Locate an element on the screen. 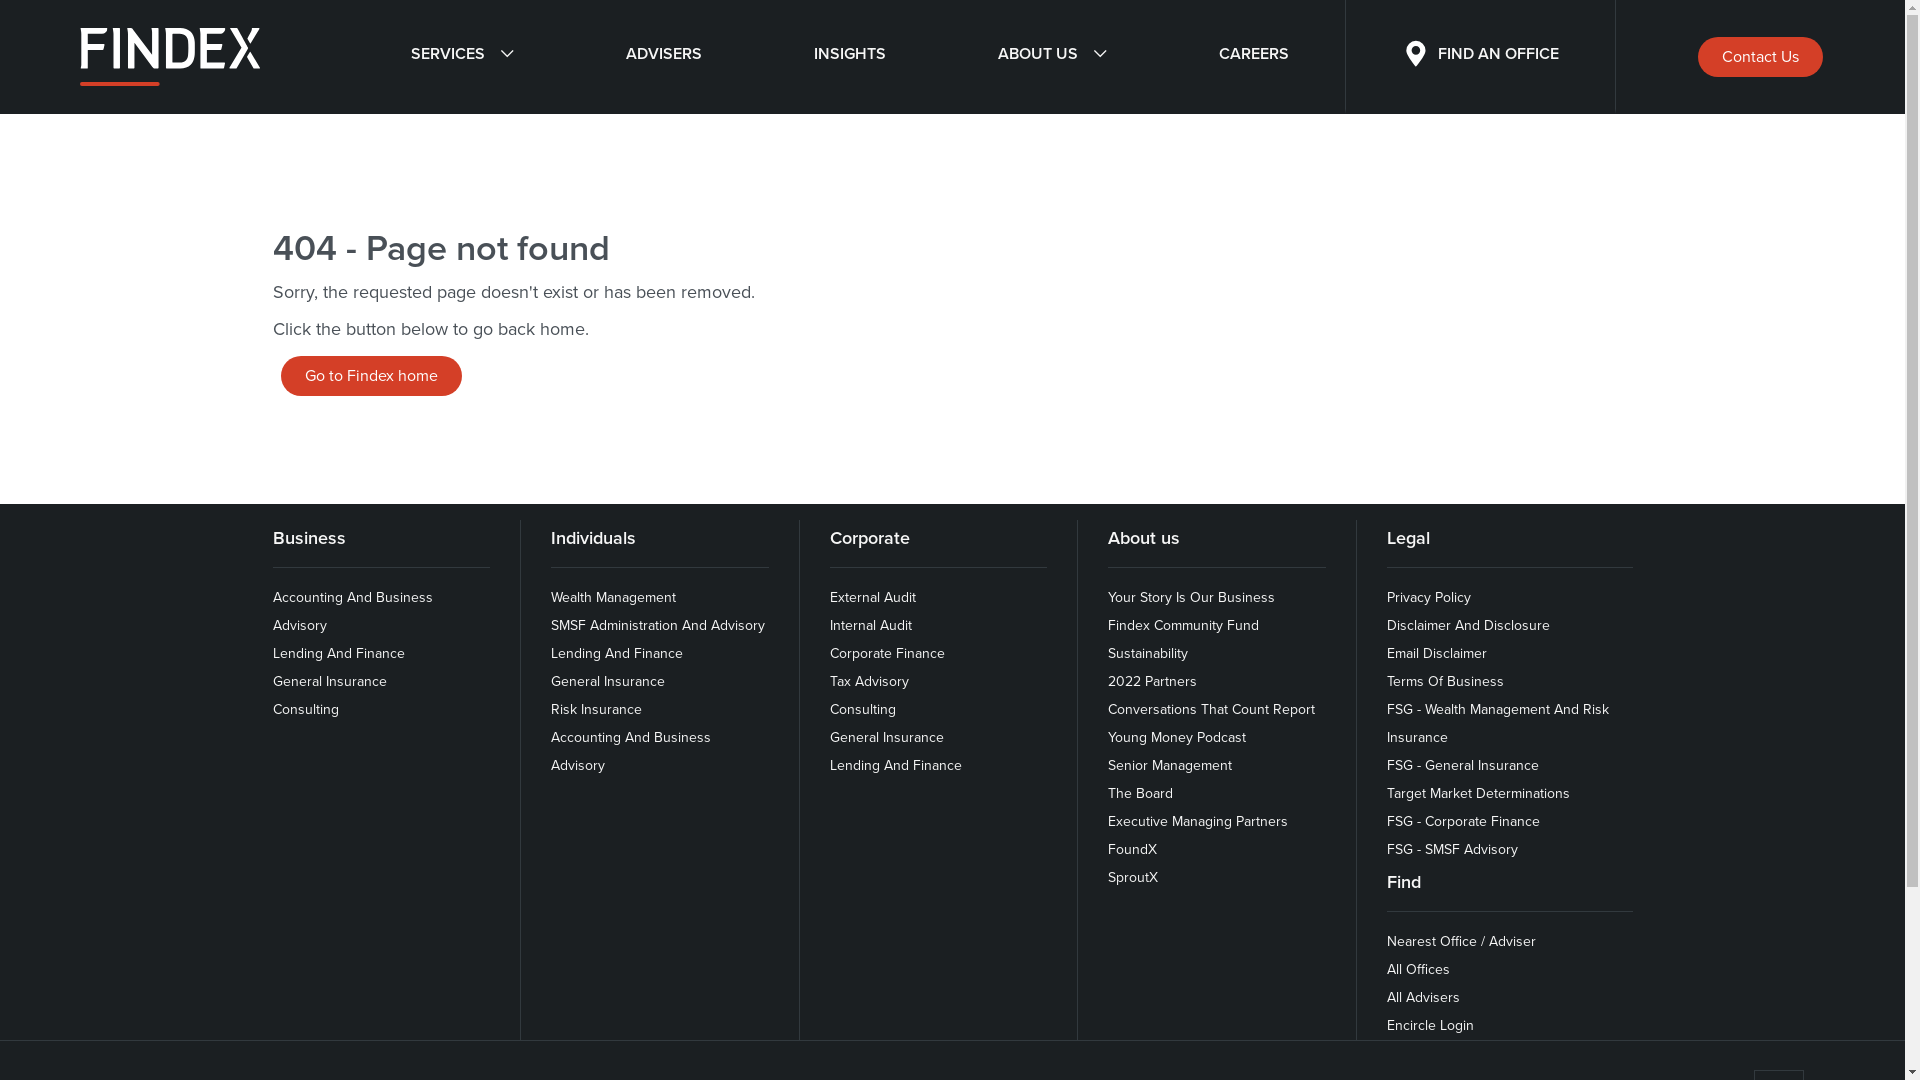 The height and width of the screenshot is (1080, 1920). 'External Audit' is located at coordinates (873, 596).